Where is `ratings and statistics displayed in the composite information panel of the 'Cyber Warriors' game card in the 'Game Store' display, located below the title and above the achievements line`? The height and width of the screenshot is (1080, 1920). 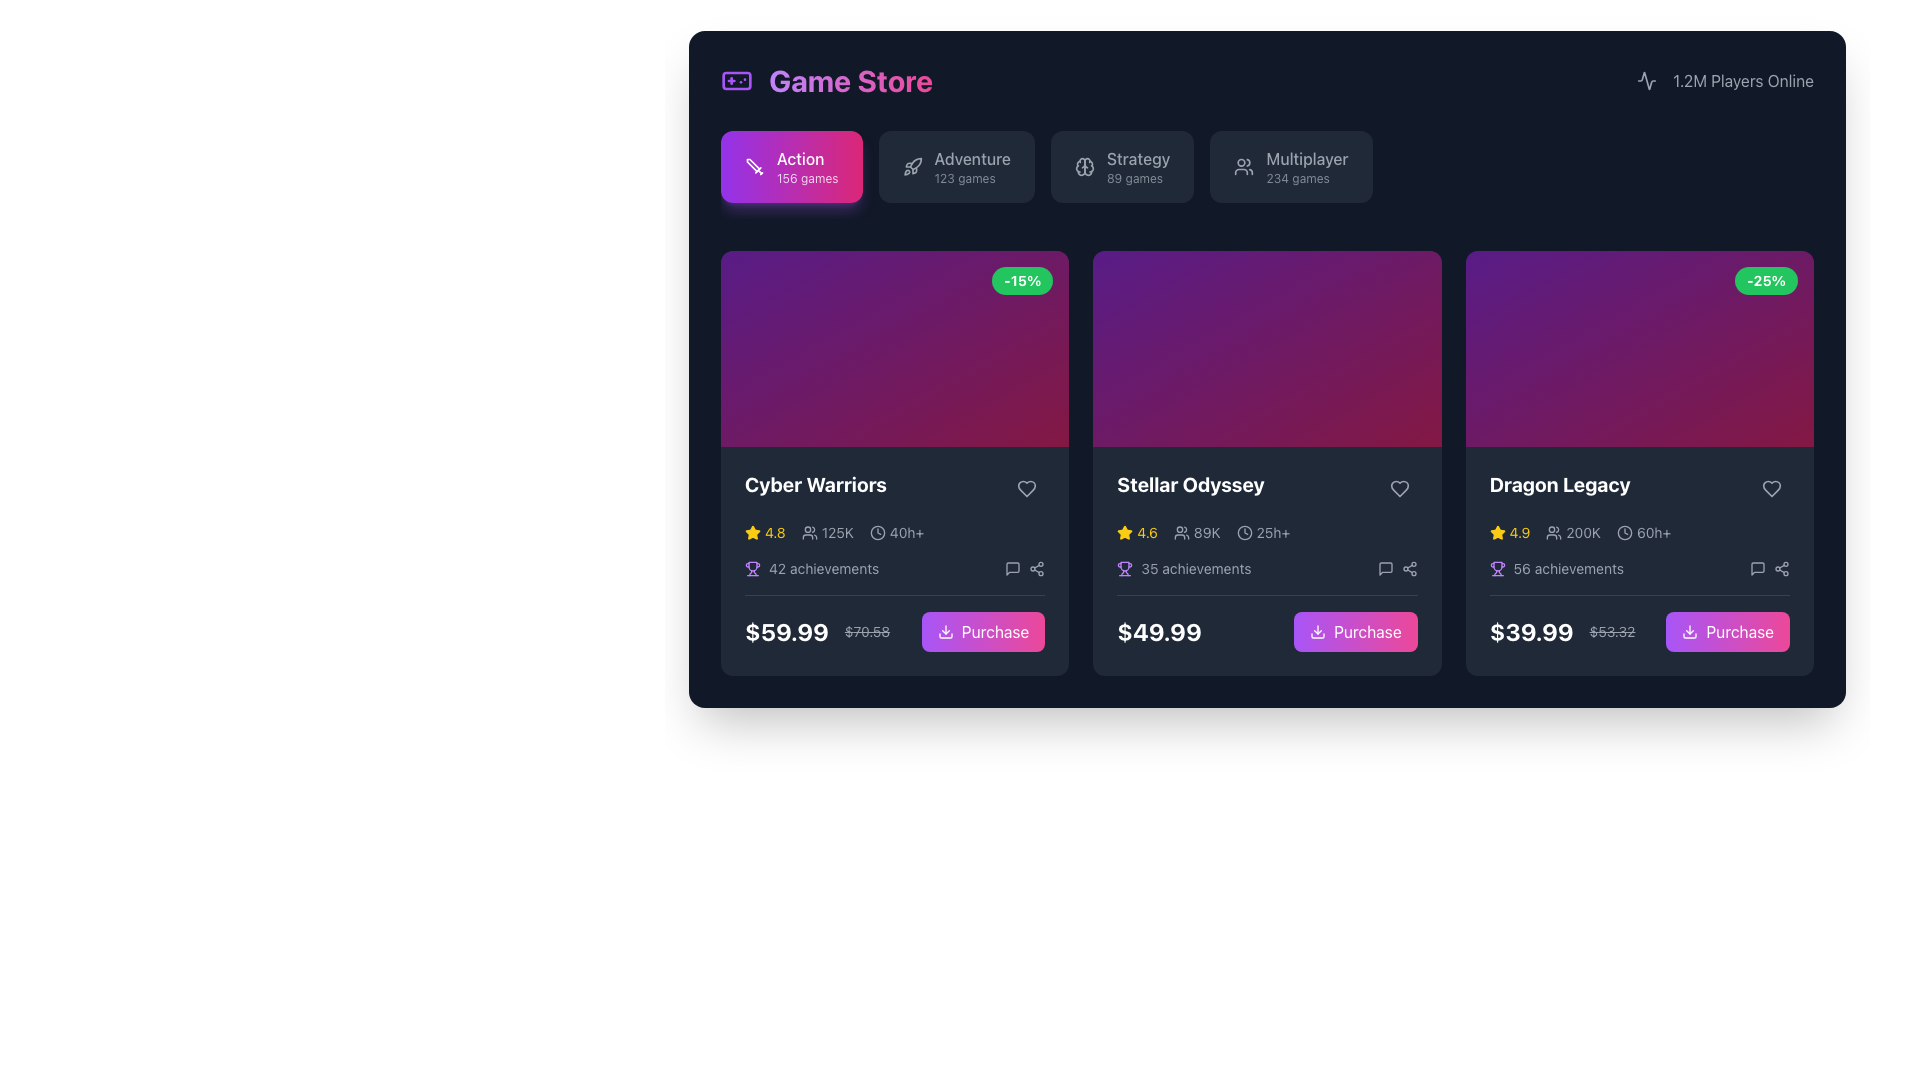
ratings and statistics displayed in the composite information panel of the 'Cyber Warriors' game card in the 'Game Store' display, located below the title and above the achievements line is located at coordinates (894, 531).